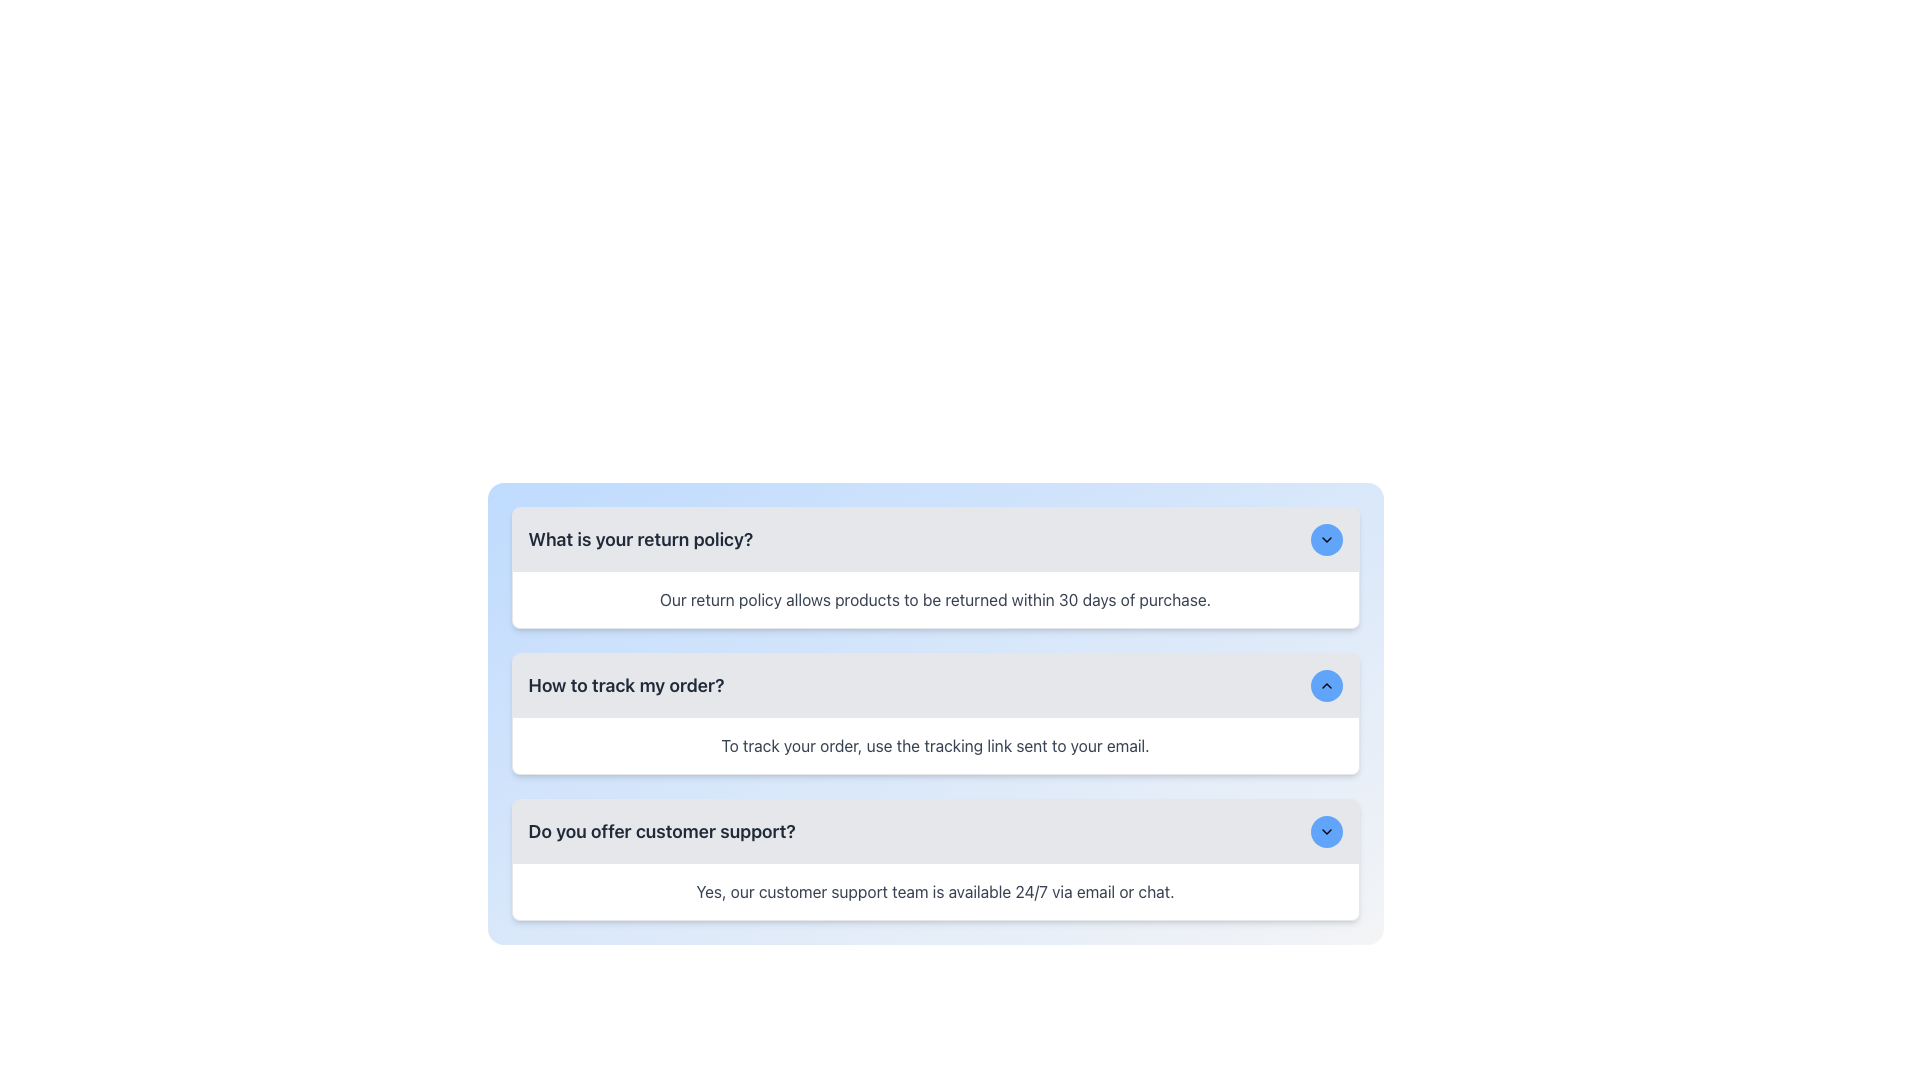 Image resolution: width=1920 pixels, height=1080 pixels. Describe the element at coordinates (934, 712) in the screenshot. I see `the Collapsible Section that provides details about tracking an order, located below the 'What is your return policy?' section` at that location.